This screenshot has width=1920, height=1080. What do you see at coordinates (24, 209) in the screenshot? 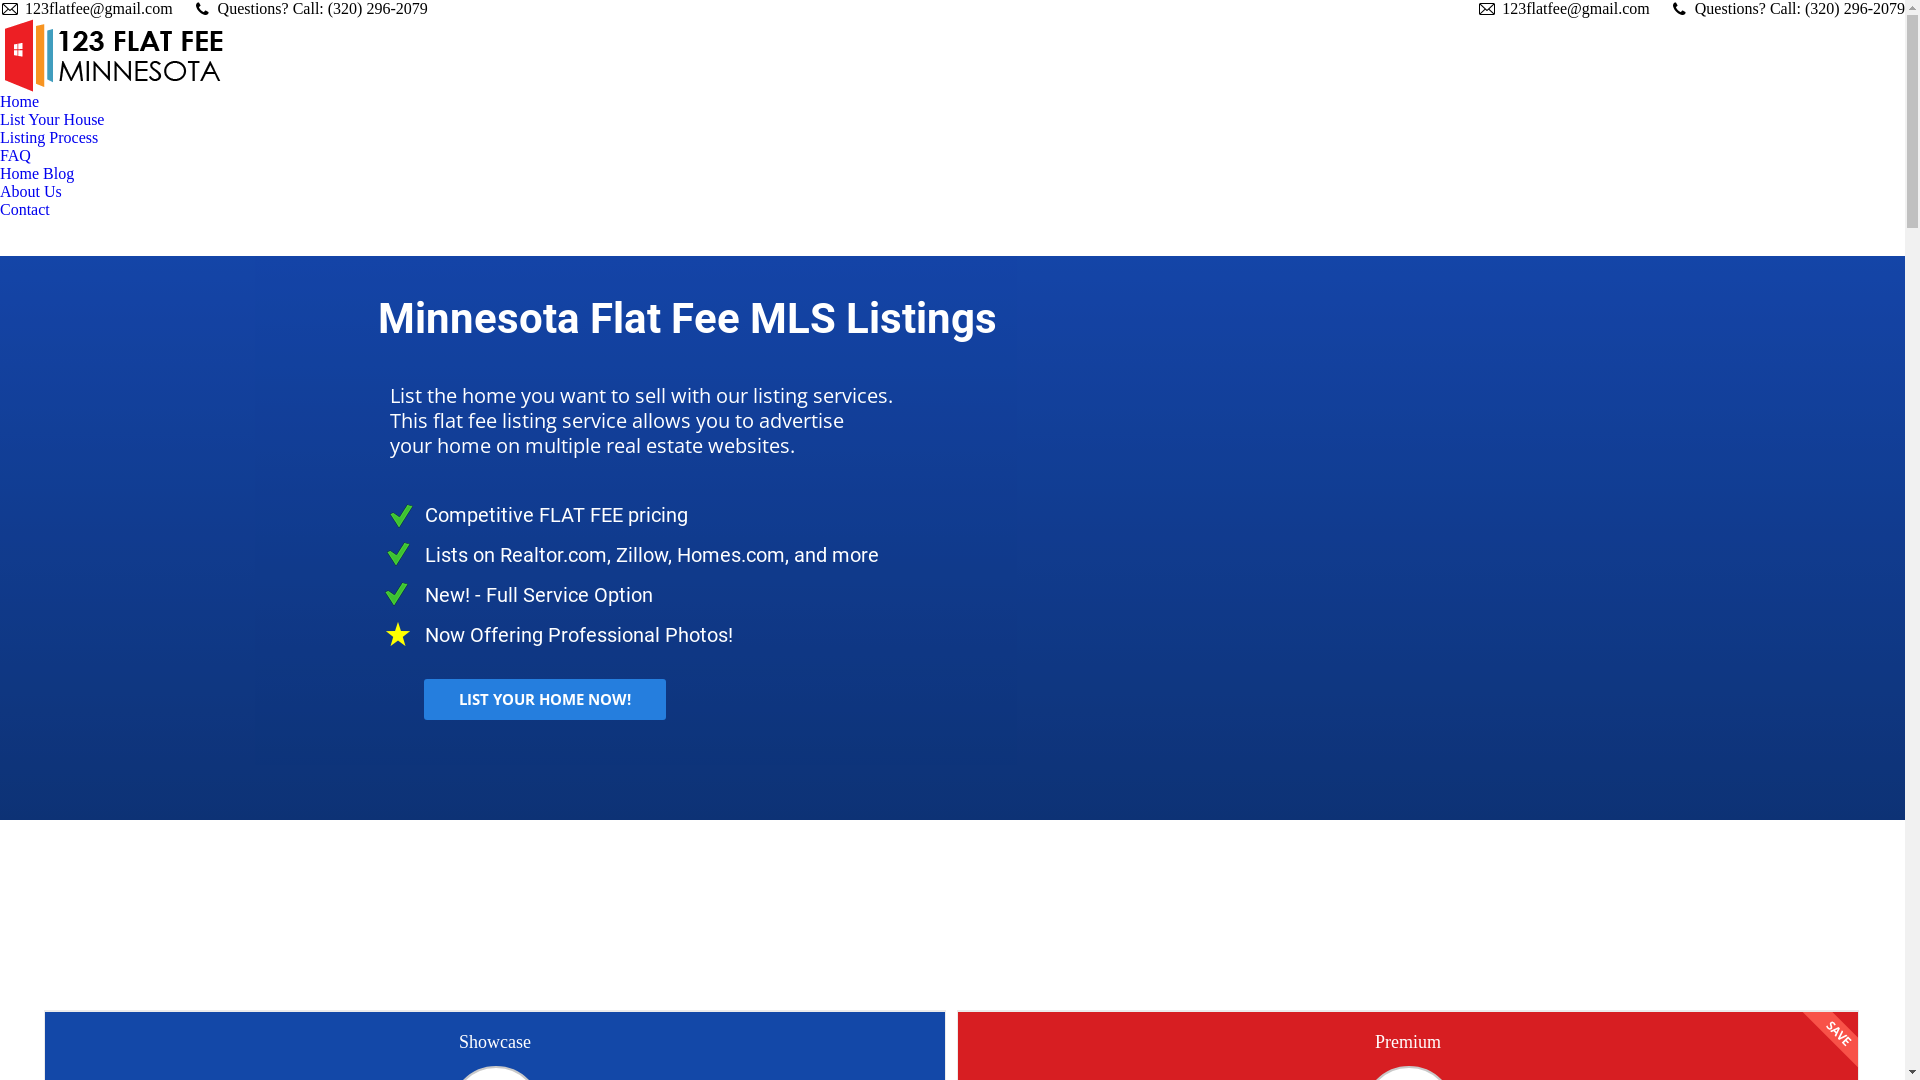
I see `'Contact'` at bounding box center [24, 209].